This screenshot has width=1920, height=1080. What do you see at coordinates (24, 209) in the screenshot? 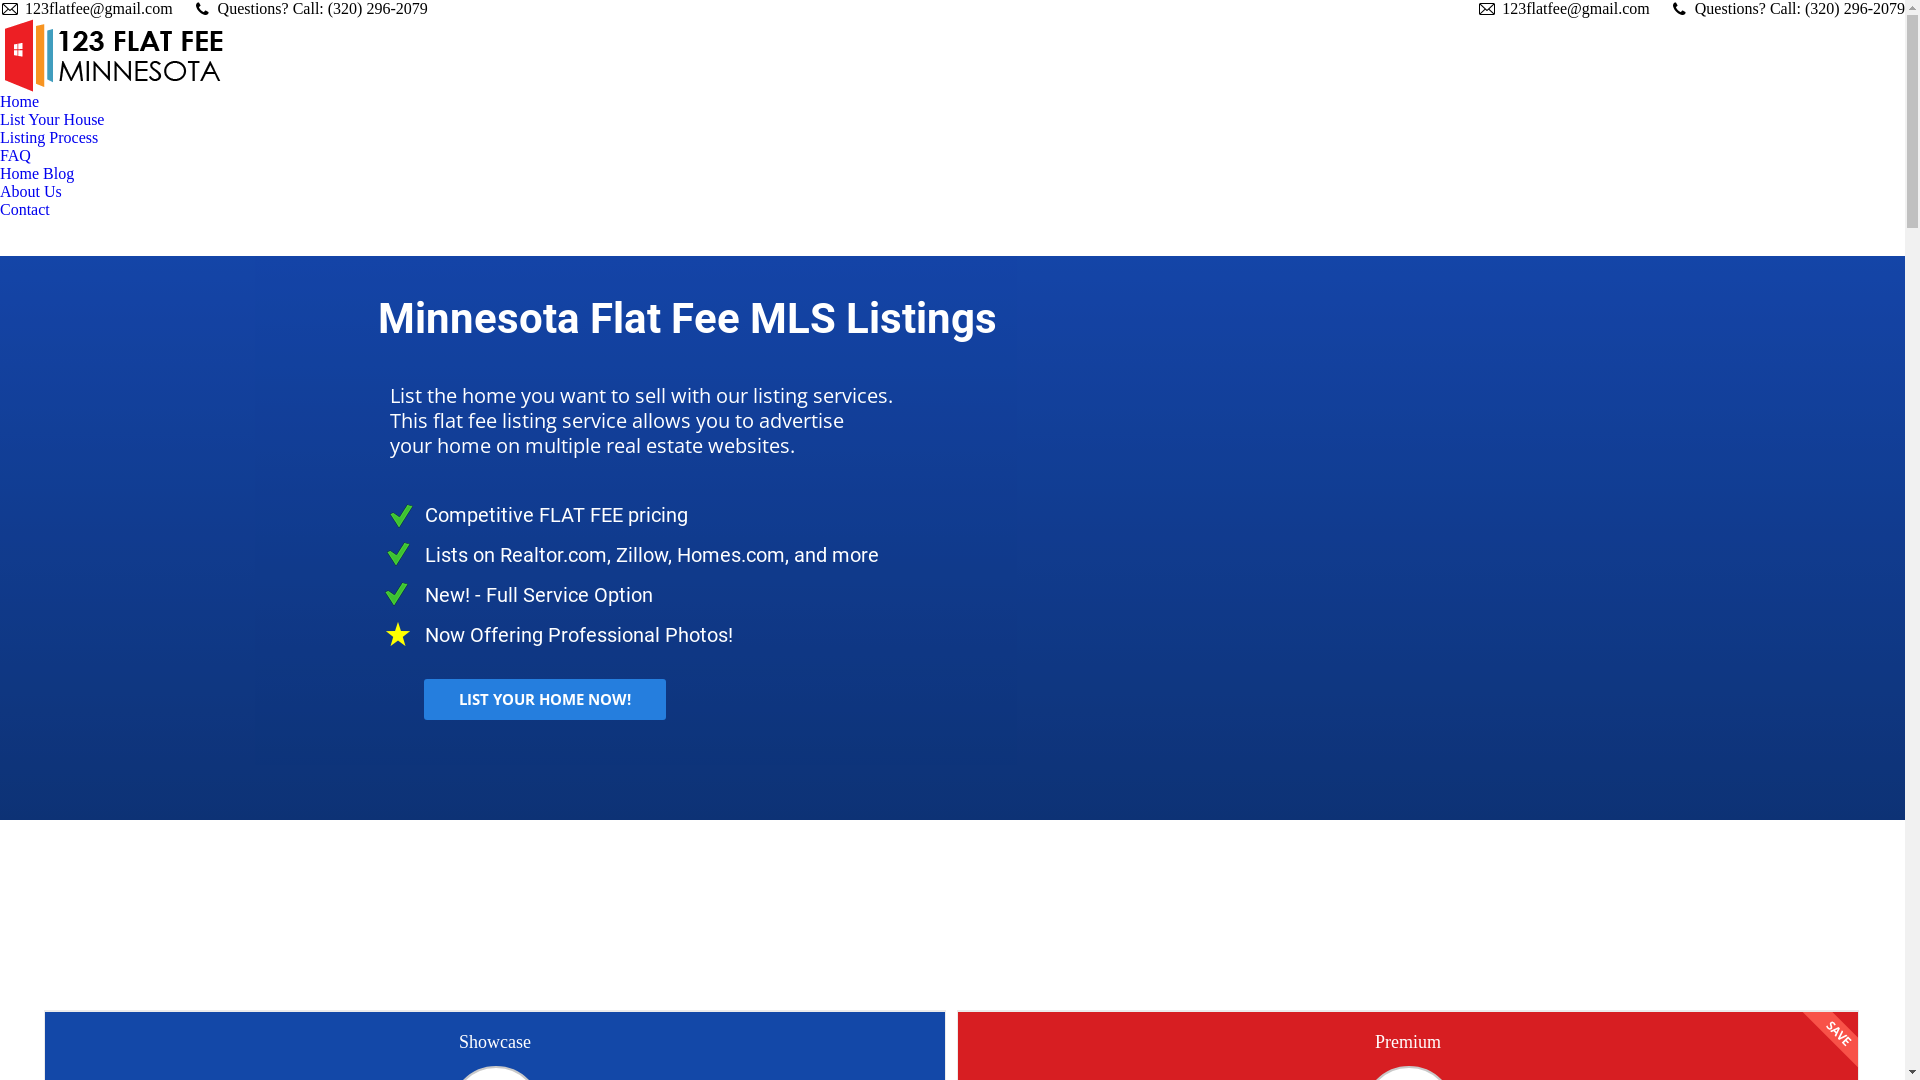
I see `'Contact'` at bounding box center [24, 209].